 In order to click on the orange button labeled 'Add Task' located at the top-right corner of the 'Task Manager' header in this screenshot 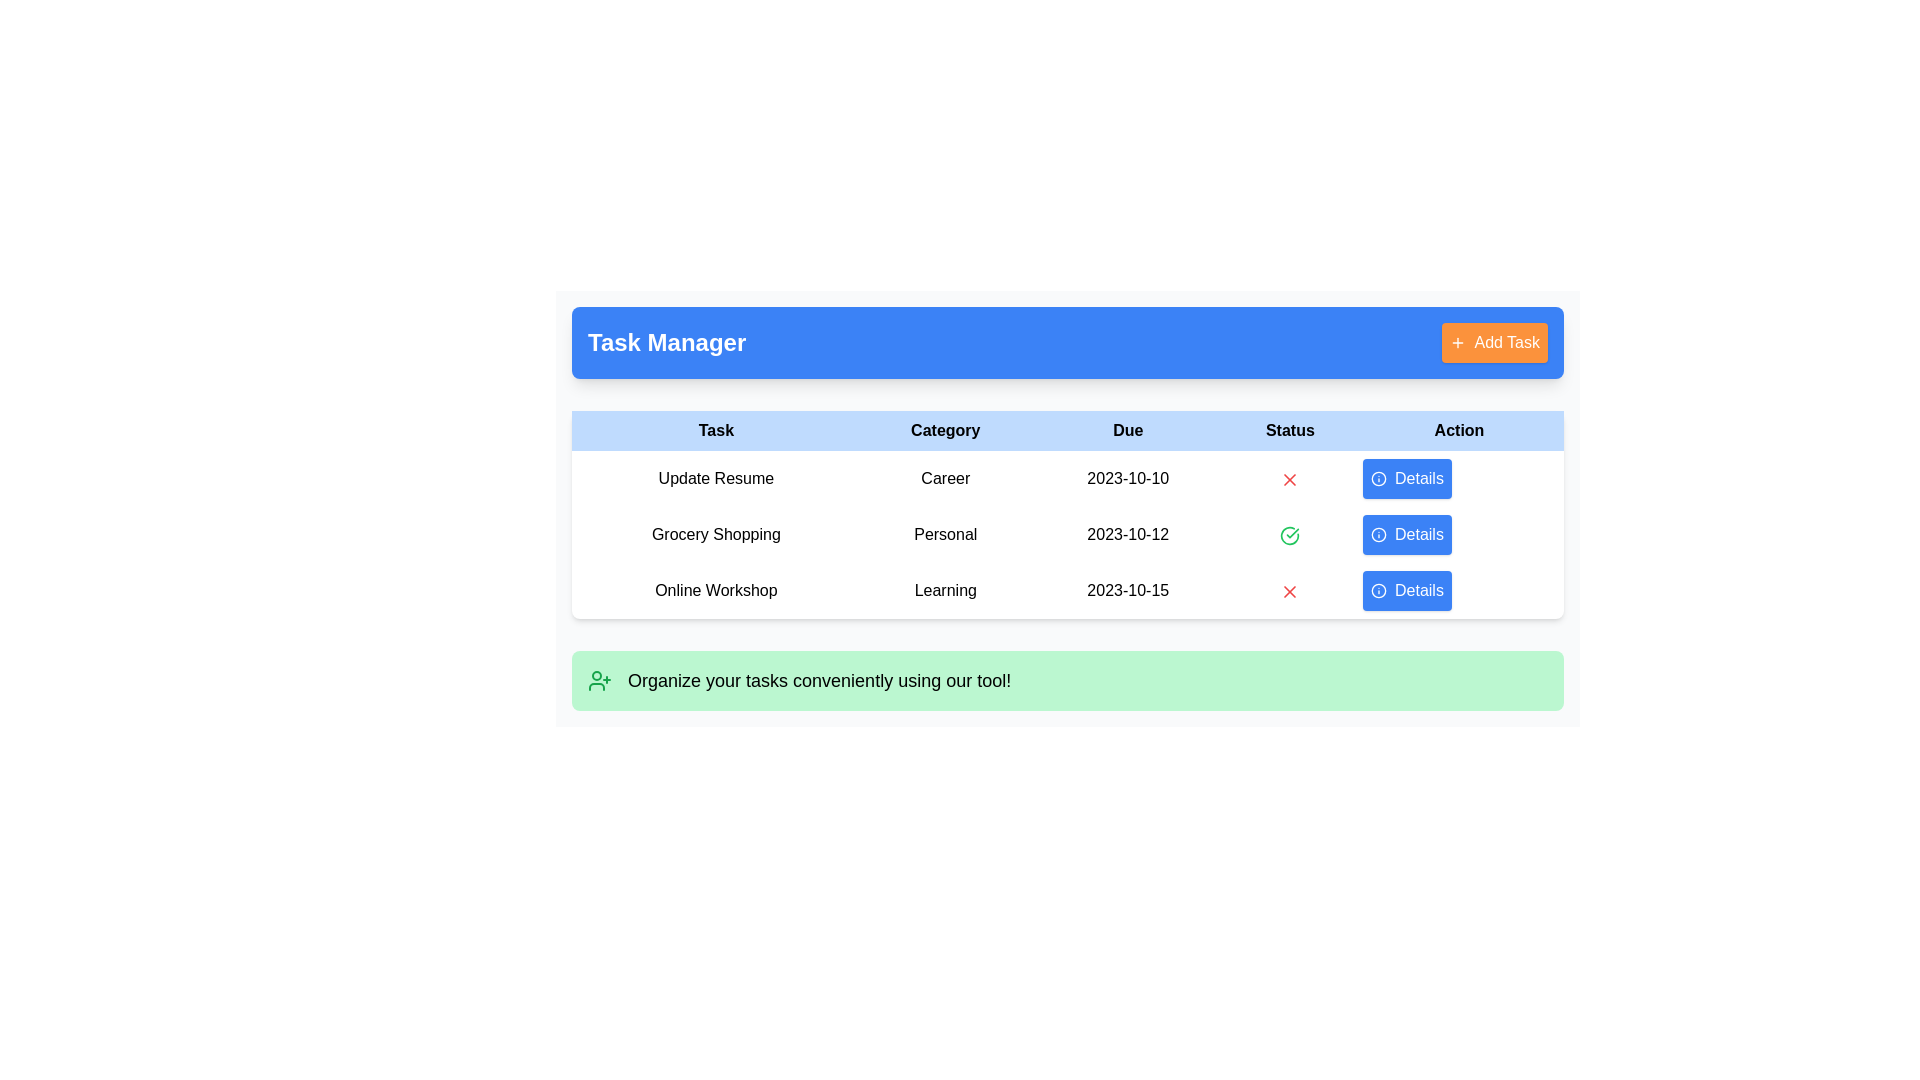, I will do `click(1495, 342)`.